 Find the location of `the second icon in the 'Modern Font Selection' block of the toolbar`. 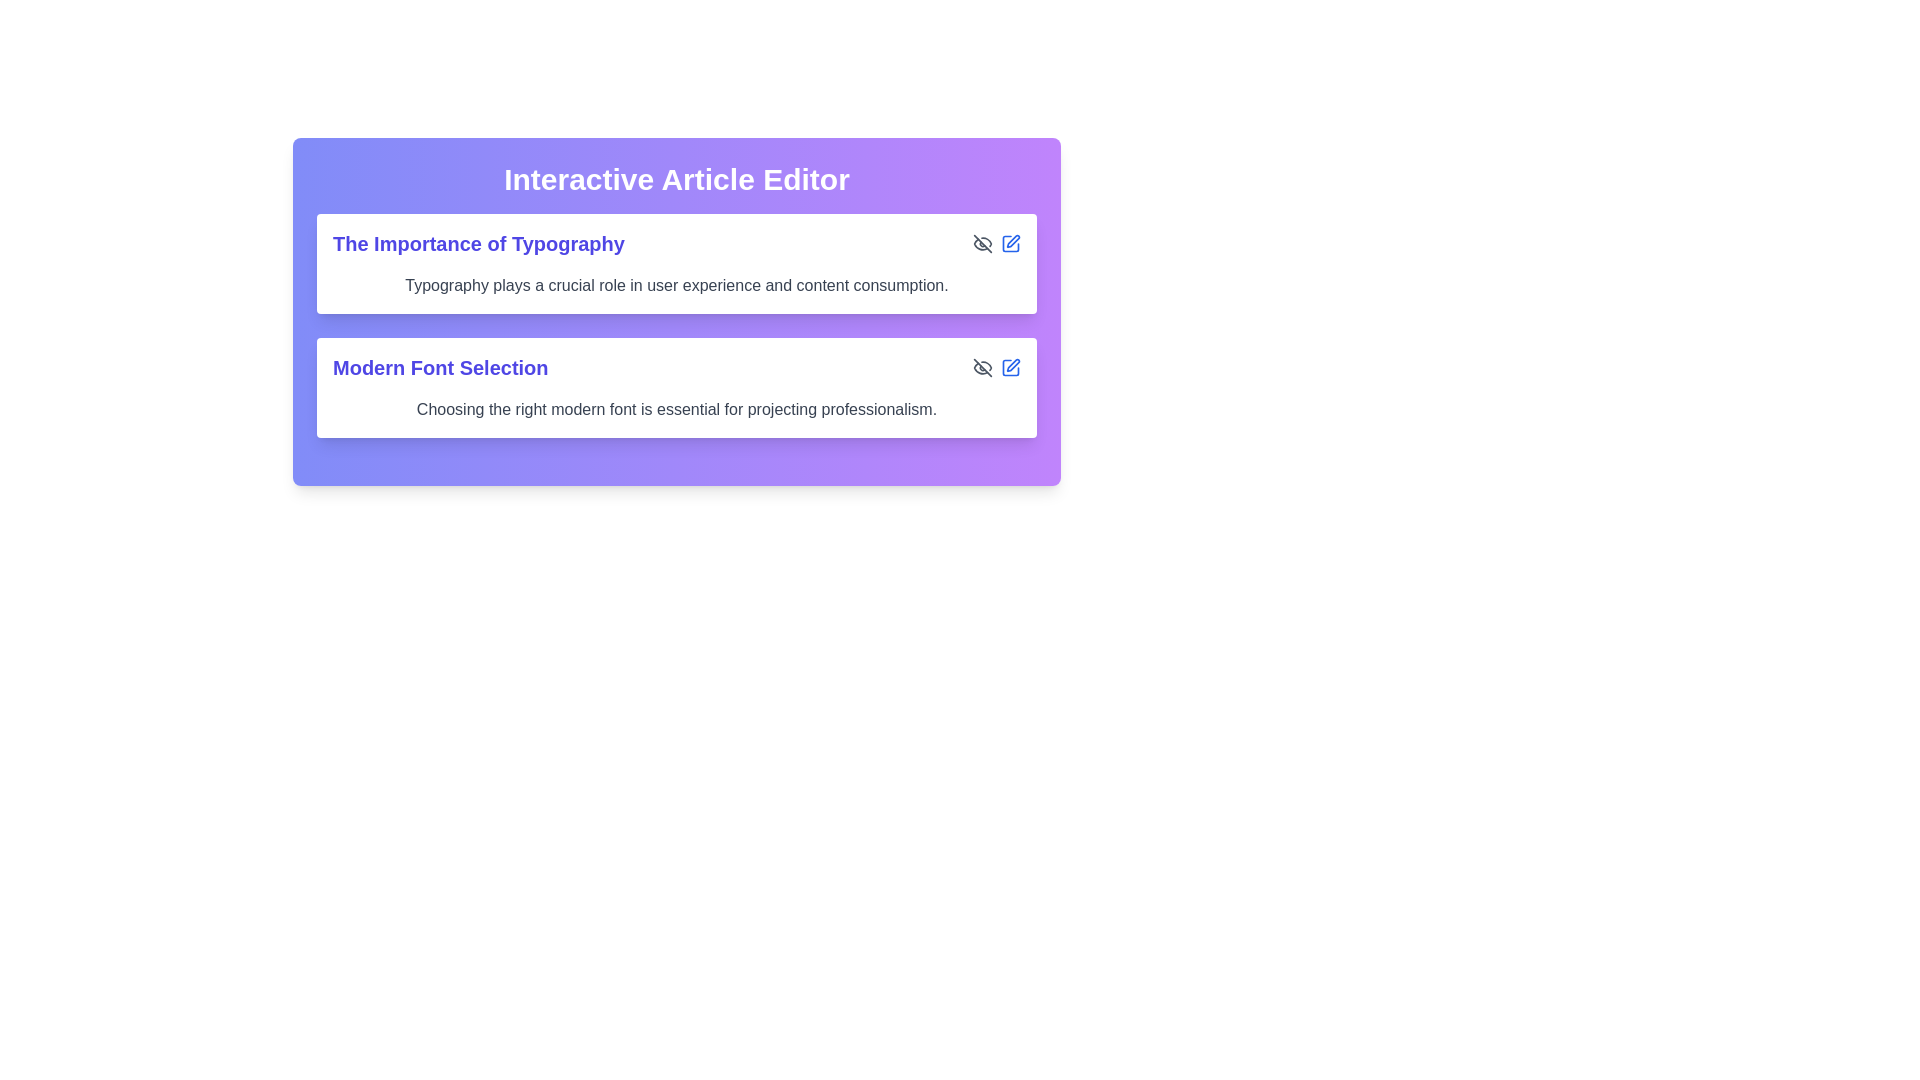

the second icon in the 'Modern Font Selection' block of the toolbar is located at coordinates (1011, 367).